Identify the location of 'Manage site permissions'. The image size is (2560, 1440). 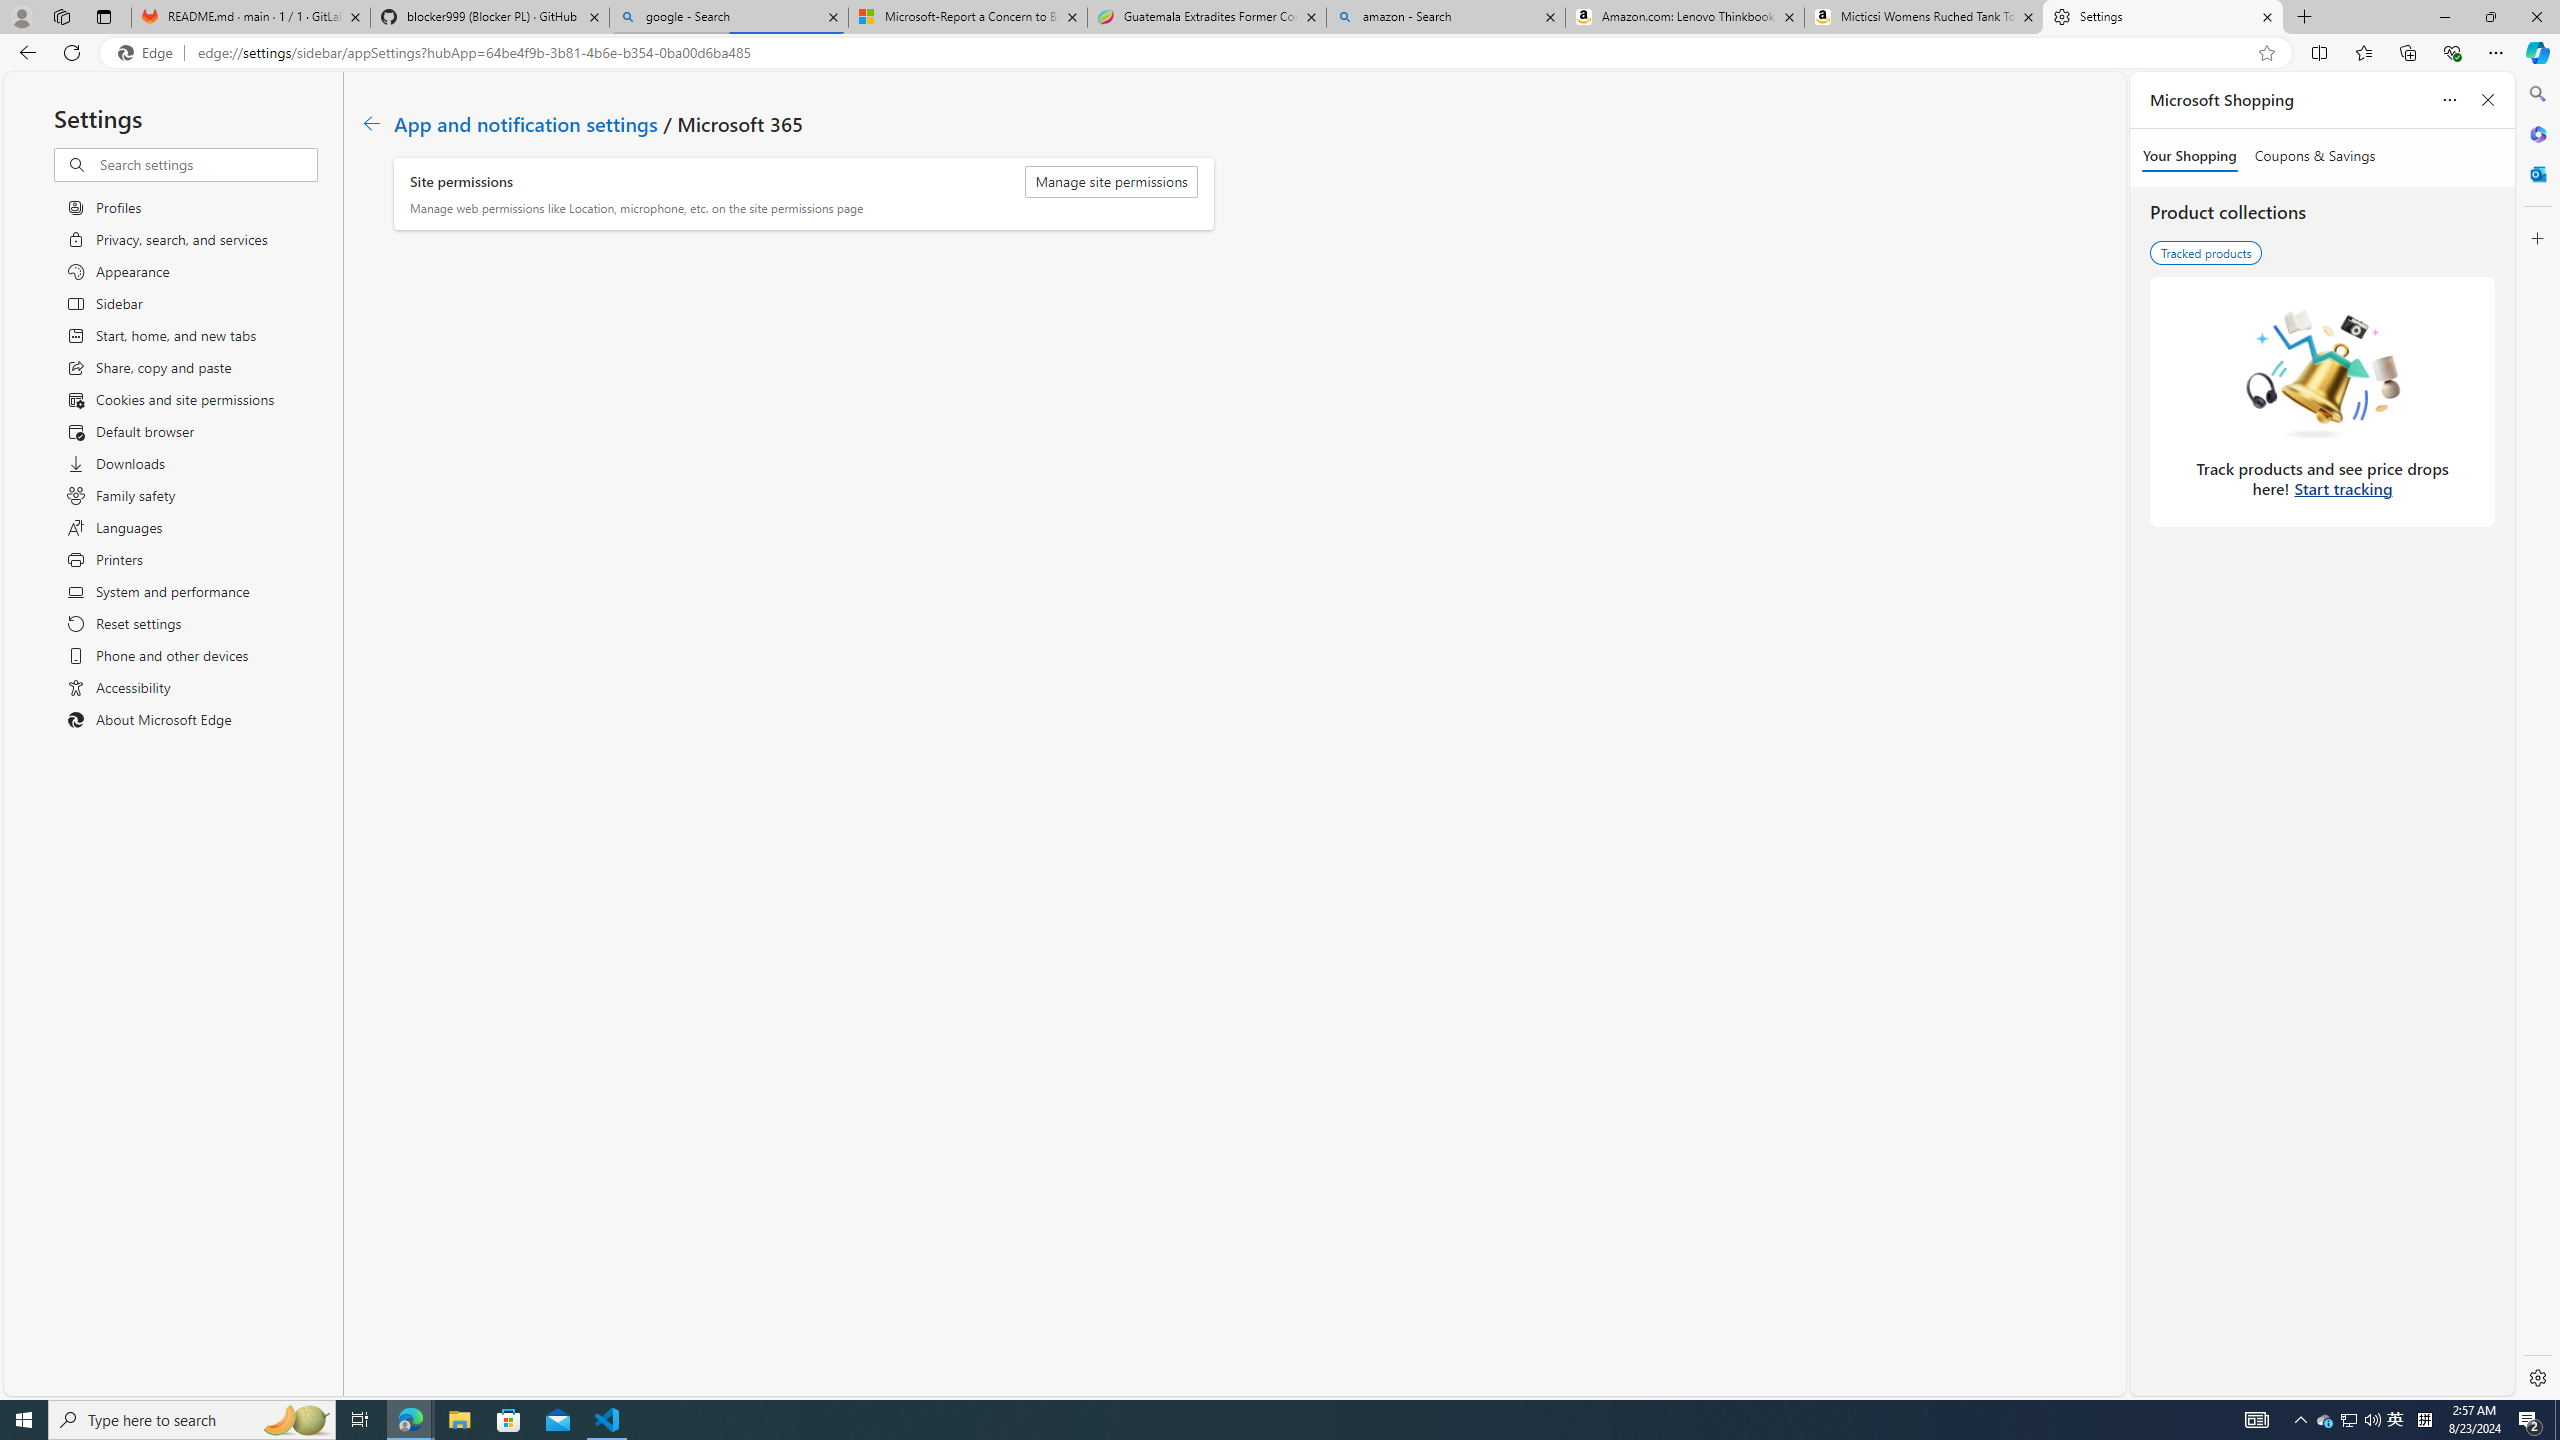
(1110, 181).